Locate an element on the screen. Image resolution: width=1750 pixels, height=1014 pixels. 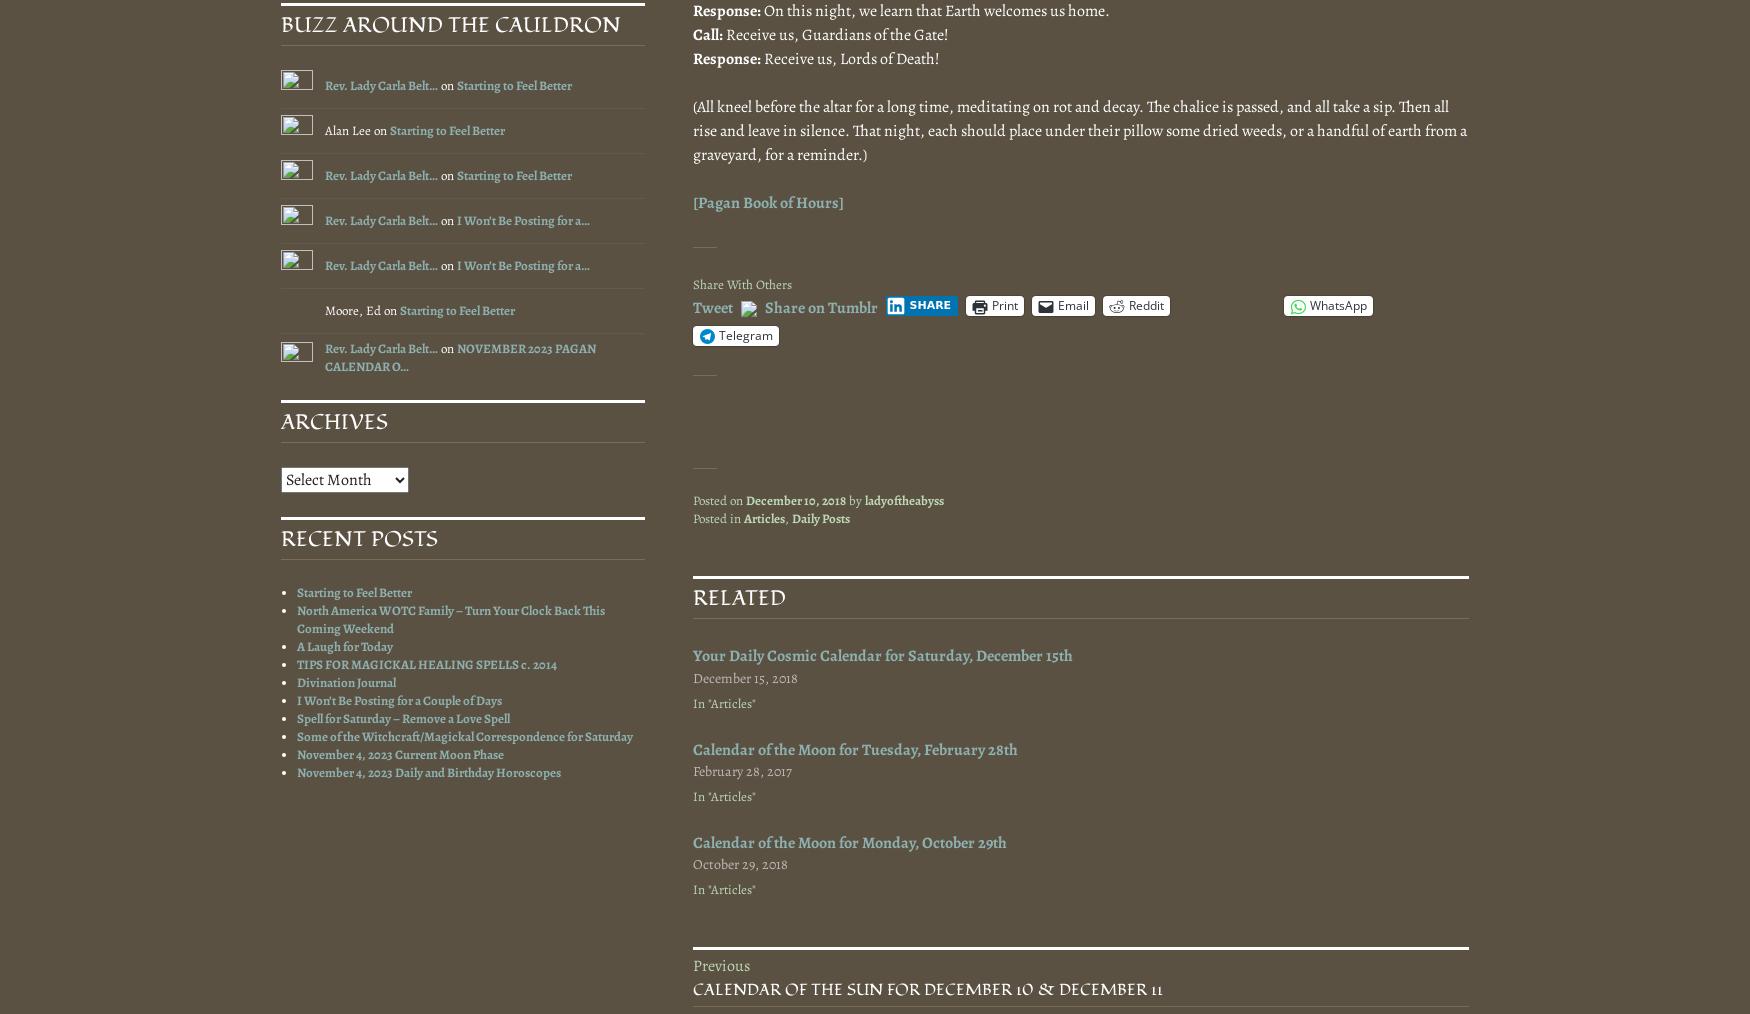
'Share on Tumblr' is located at coordinates (821, 307).